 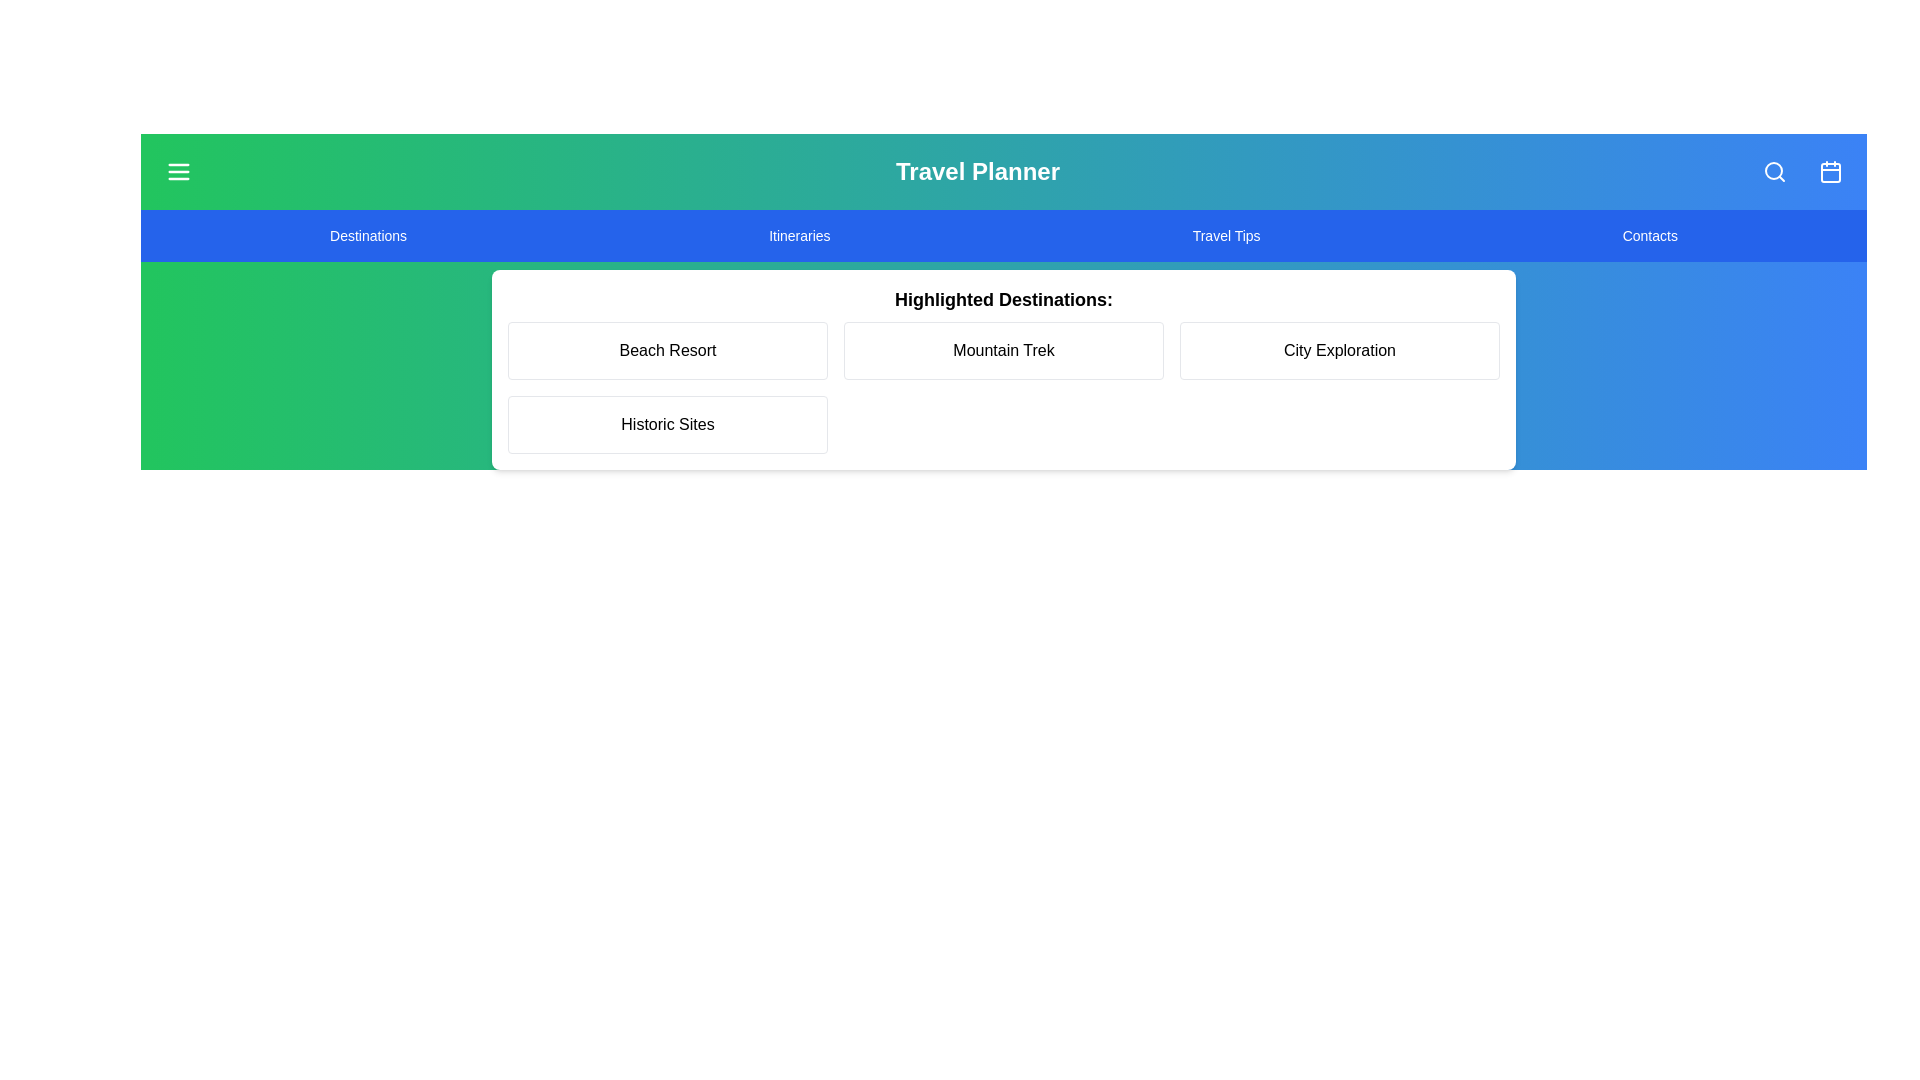 What do you see at coordinates (178, 171) in the screenshot?
I see `the menu button to toggle the menu visibility` at bounding box center [178, 171].